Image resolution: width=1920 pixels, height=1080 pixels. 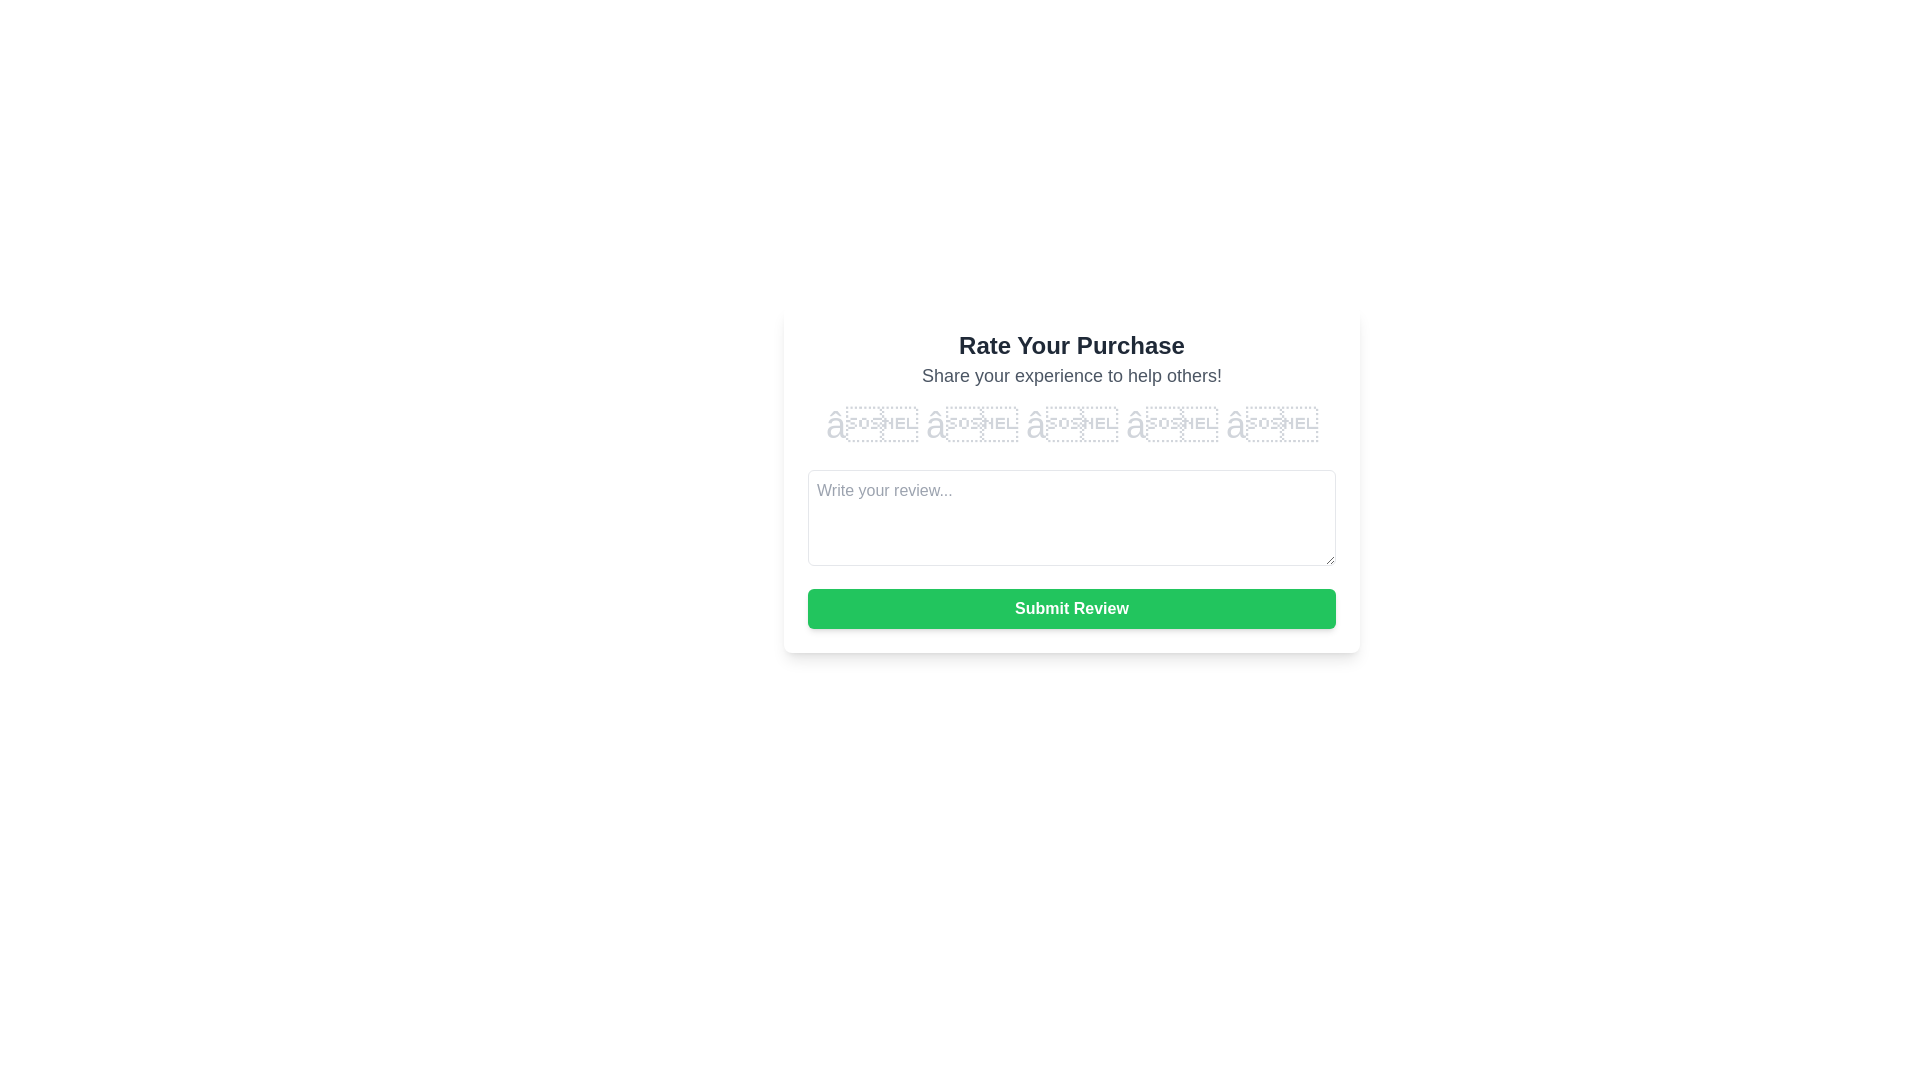 What do you see at coordinates (1070, 516) in the screenshot?
I see `the review text box to select text` at bounding box center [1070, 516].